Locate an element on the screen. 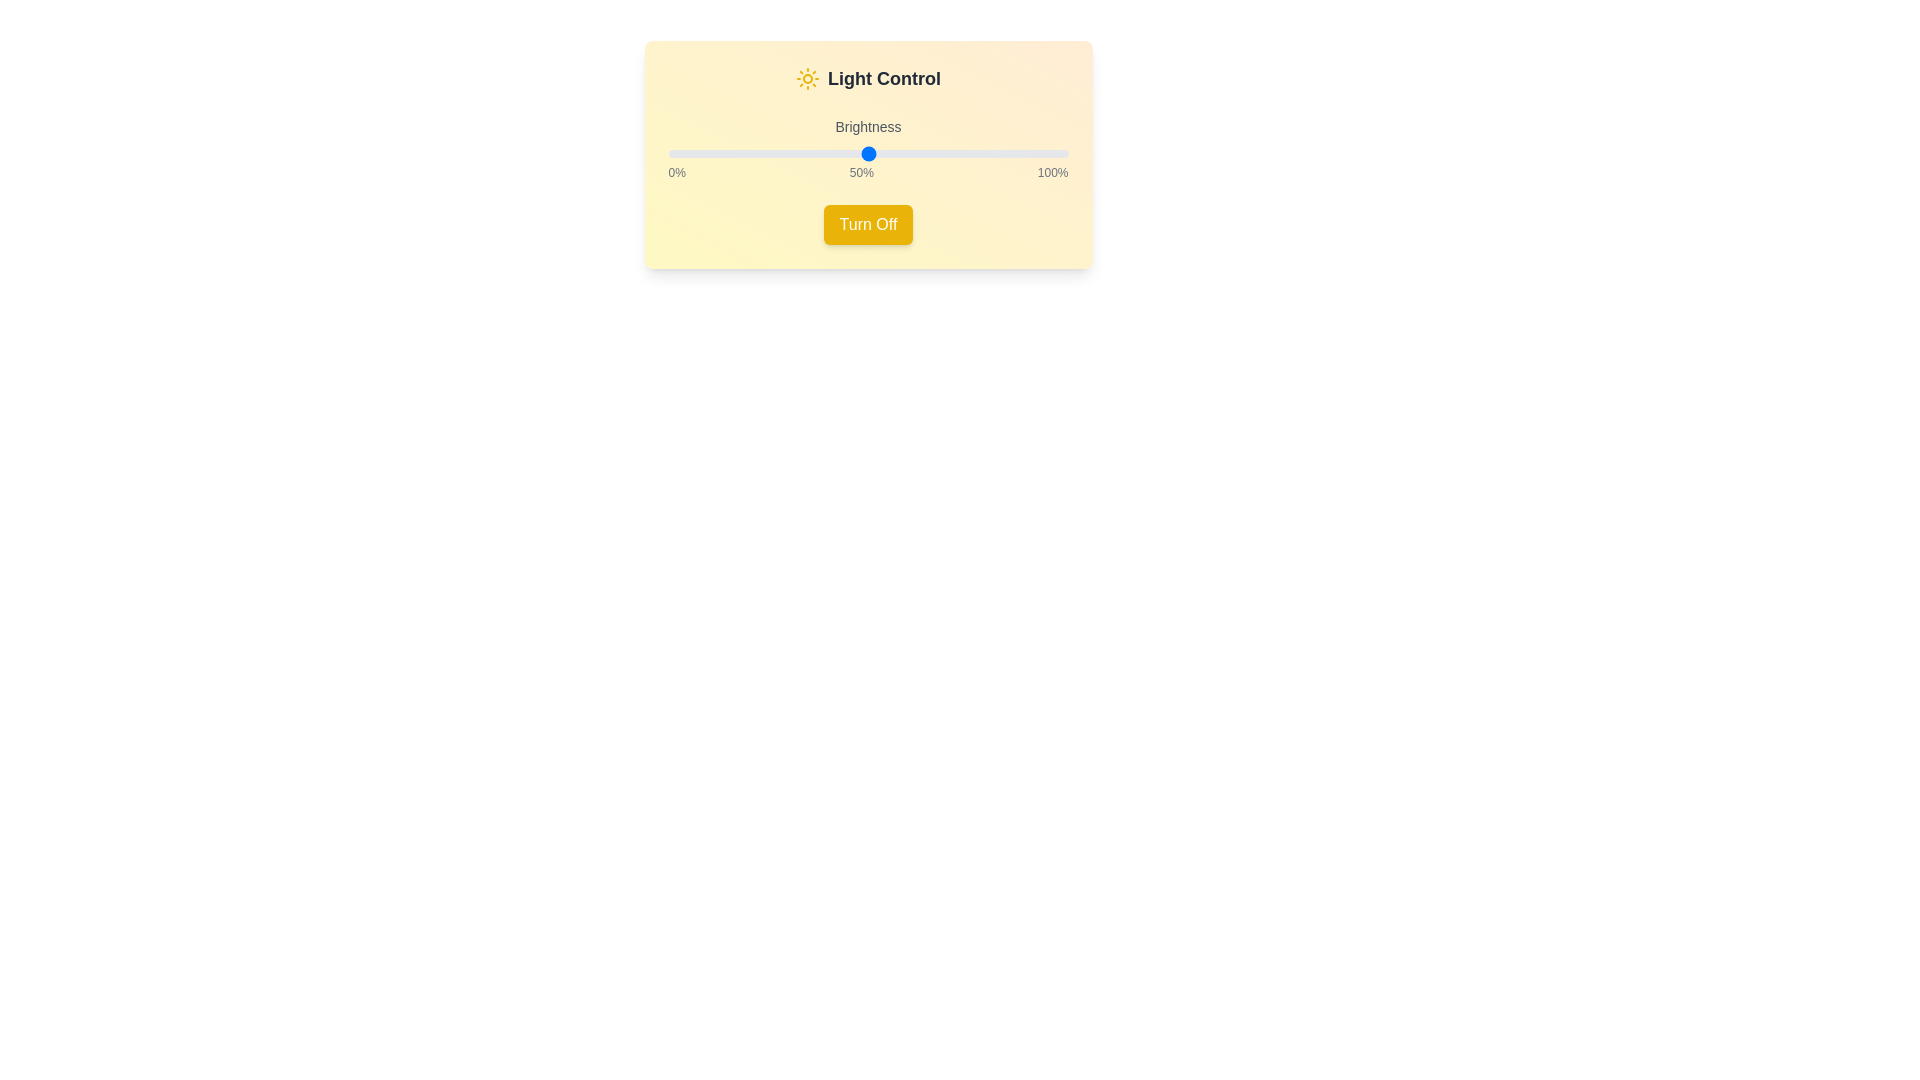 The image size is (1920, 1080). the static text displaying '0%', '50%', and '100%' labels located below the brightness slider in the Brightness control section is located at coordinates (868, 172).